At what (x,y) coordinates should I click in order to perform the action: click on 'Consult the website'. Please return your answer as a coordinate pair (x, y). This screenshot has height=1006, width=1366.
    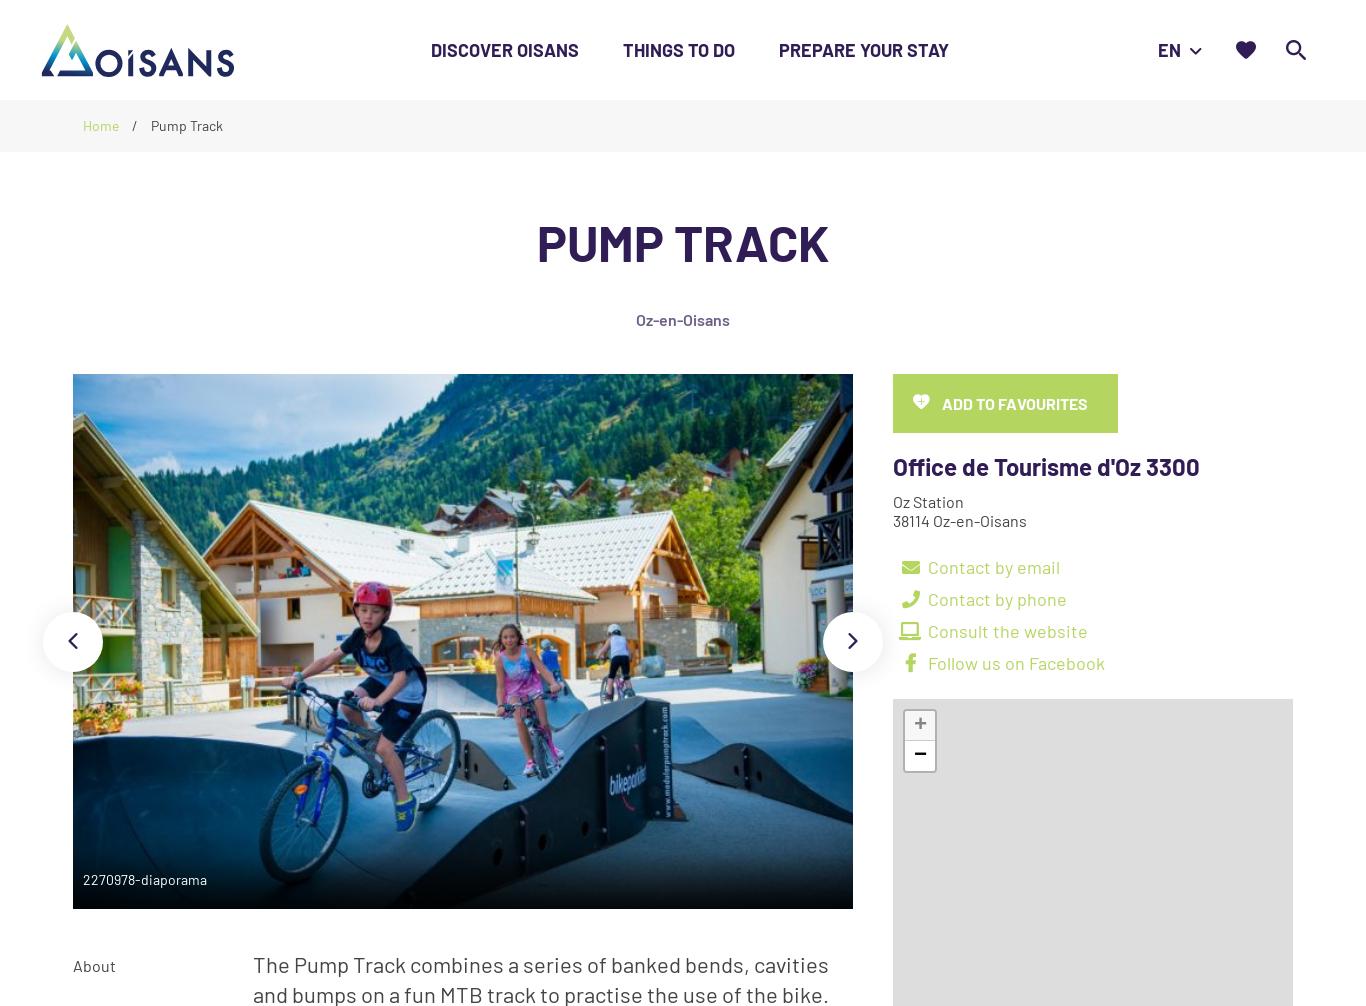
    Looking at the image, I should click on (1007, 629).